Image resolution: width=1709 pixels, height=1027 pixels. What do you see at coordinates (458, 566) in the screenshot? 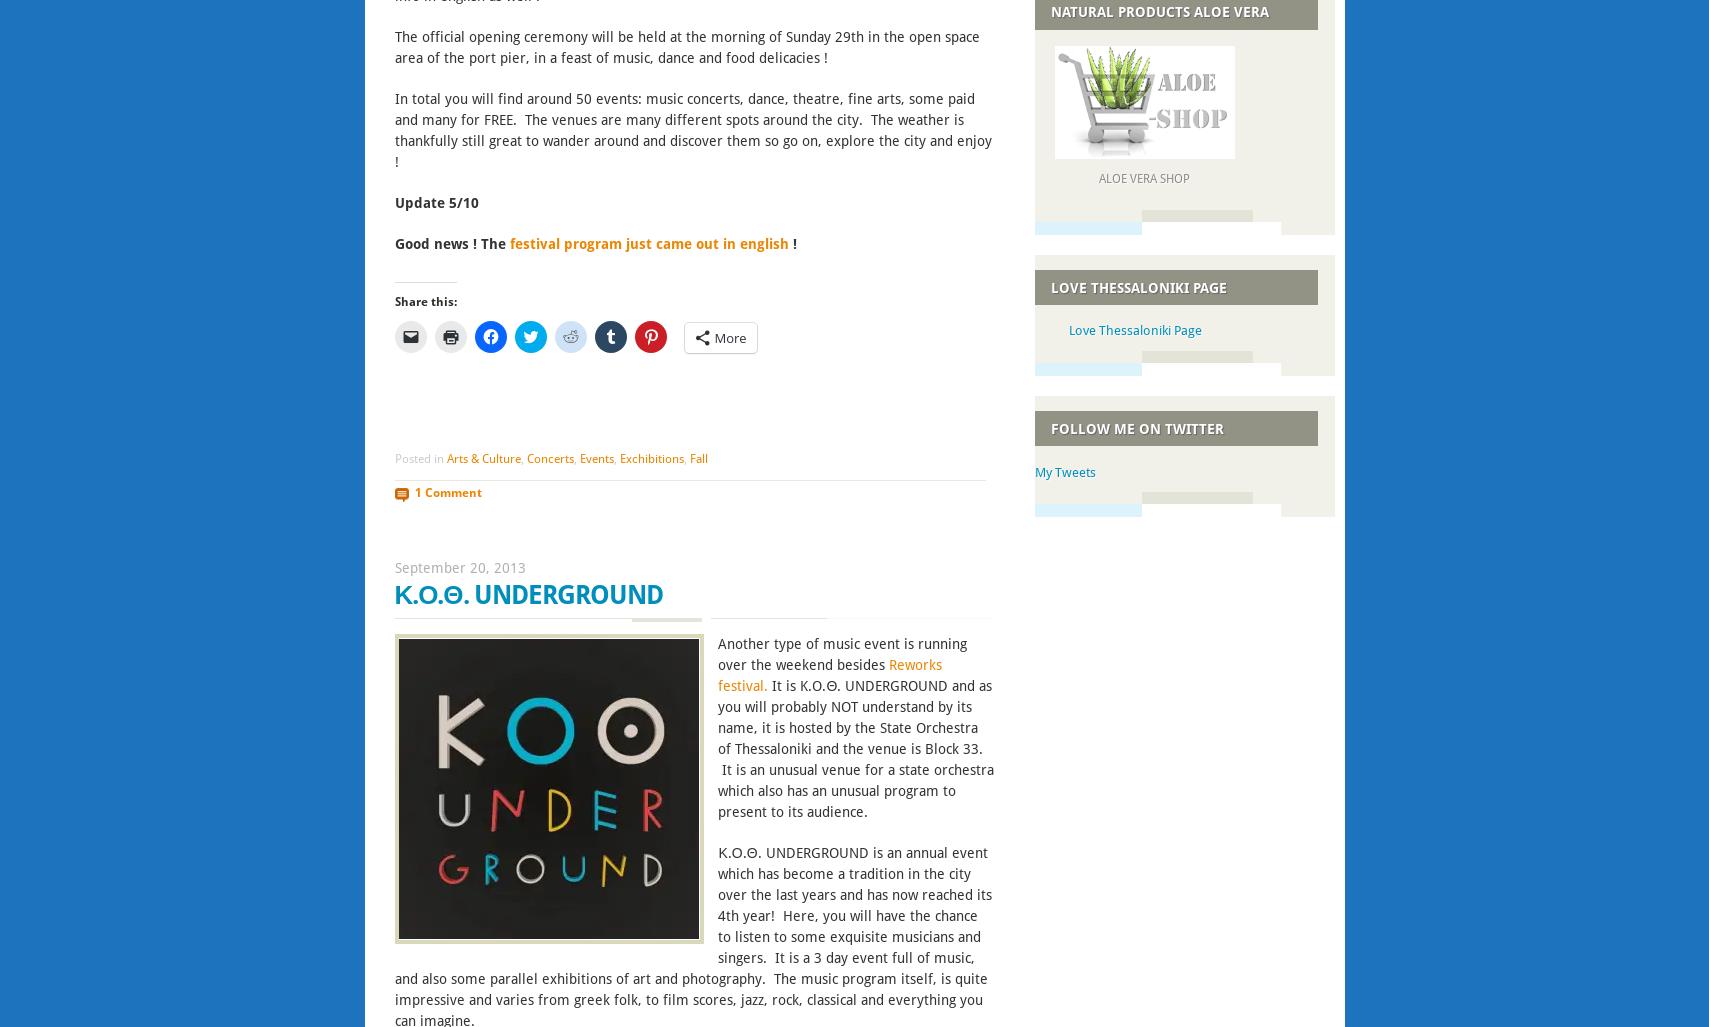
I see `'September 20, 2013'` at bounding box center [458, 566].